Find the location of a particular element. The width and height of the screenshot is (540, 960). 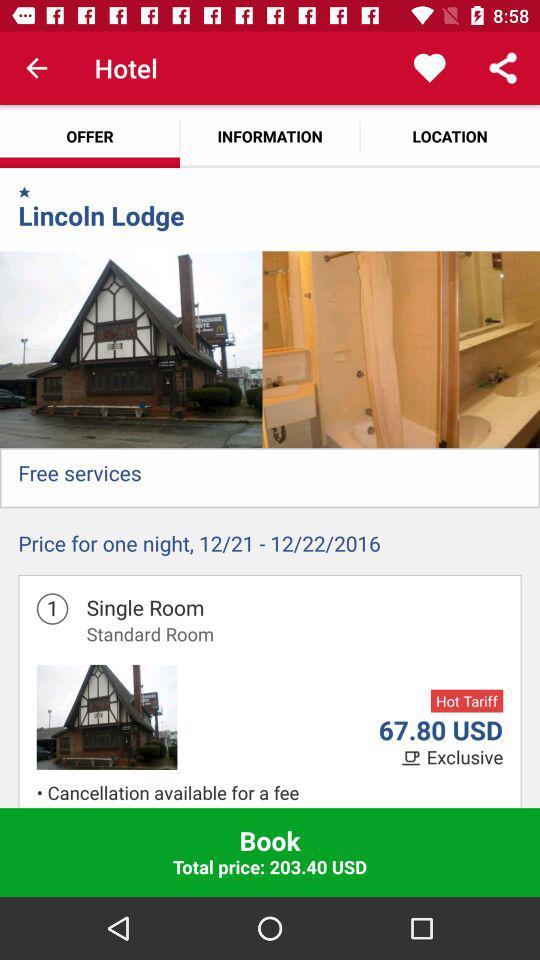

the icon below the single room is located at coordinates (149, 633).